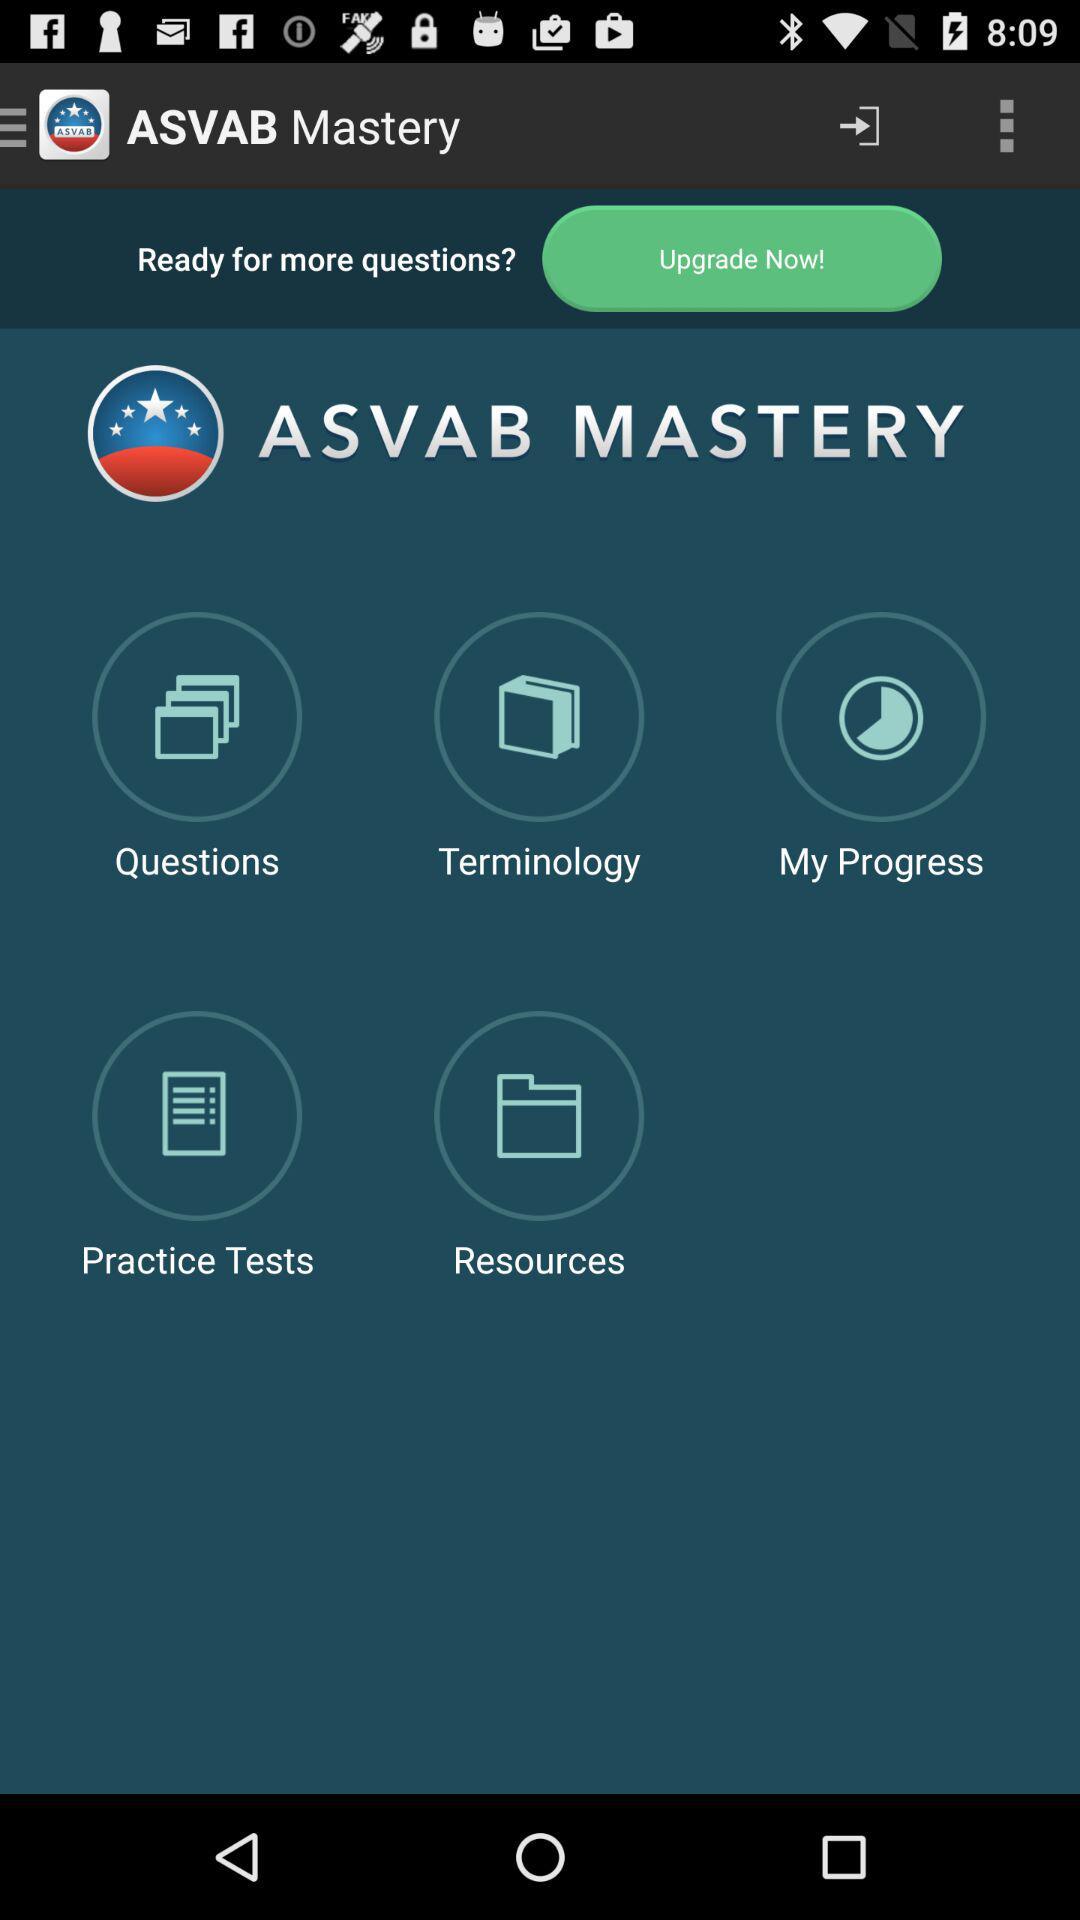 The height and width of the screenshot is (1920, 1080). What do you see at coordinates (742, 257) in the screenshot?
I see `app to the right of the ready for more icon` at bounding box center [742, 257].